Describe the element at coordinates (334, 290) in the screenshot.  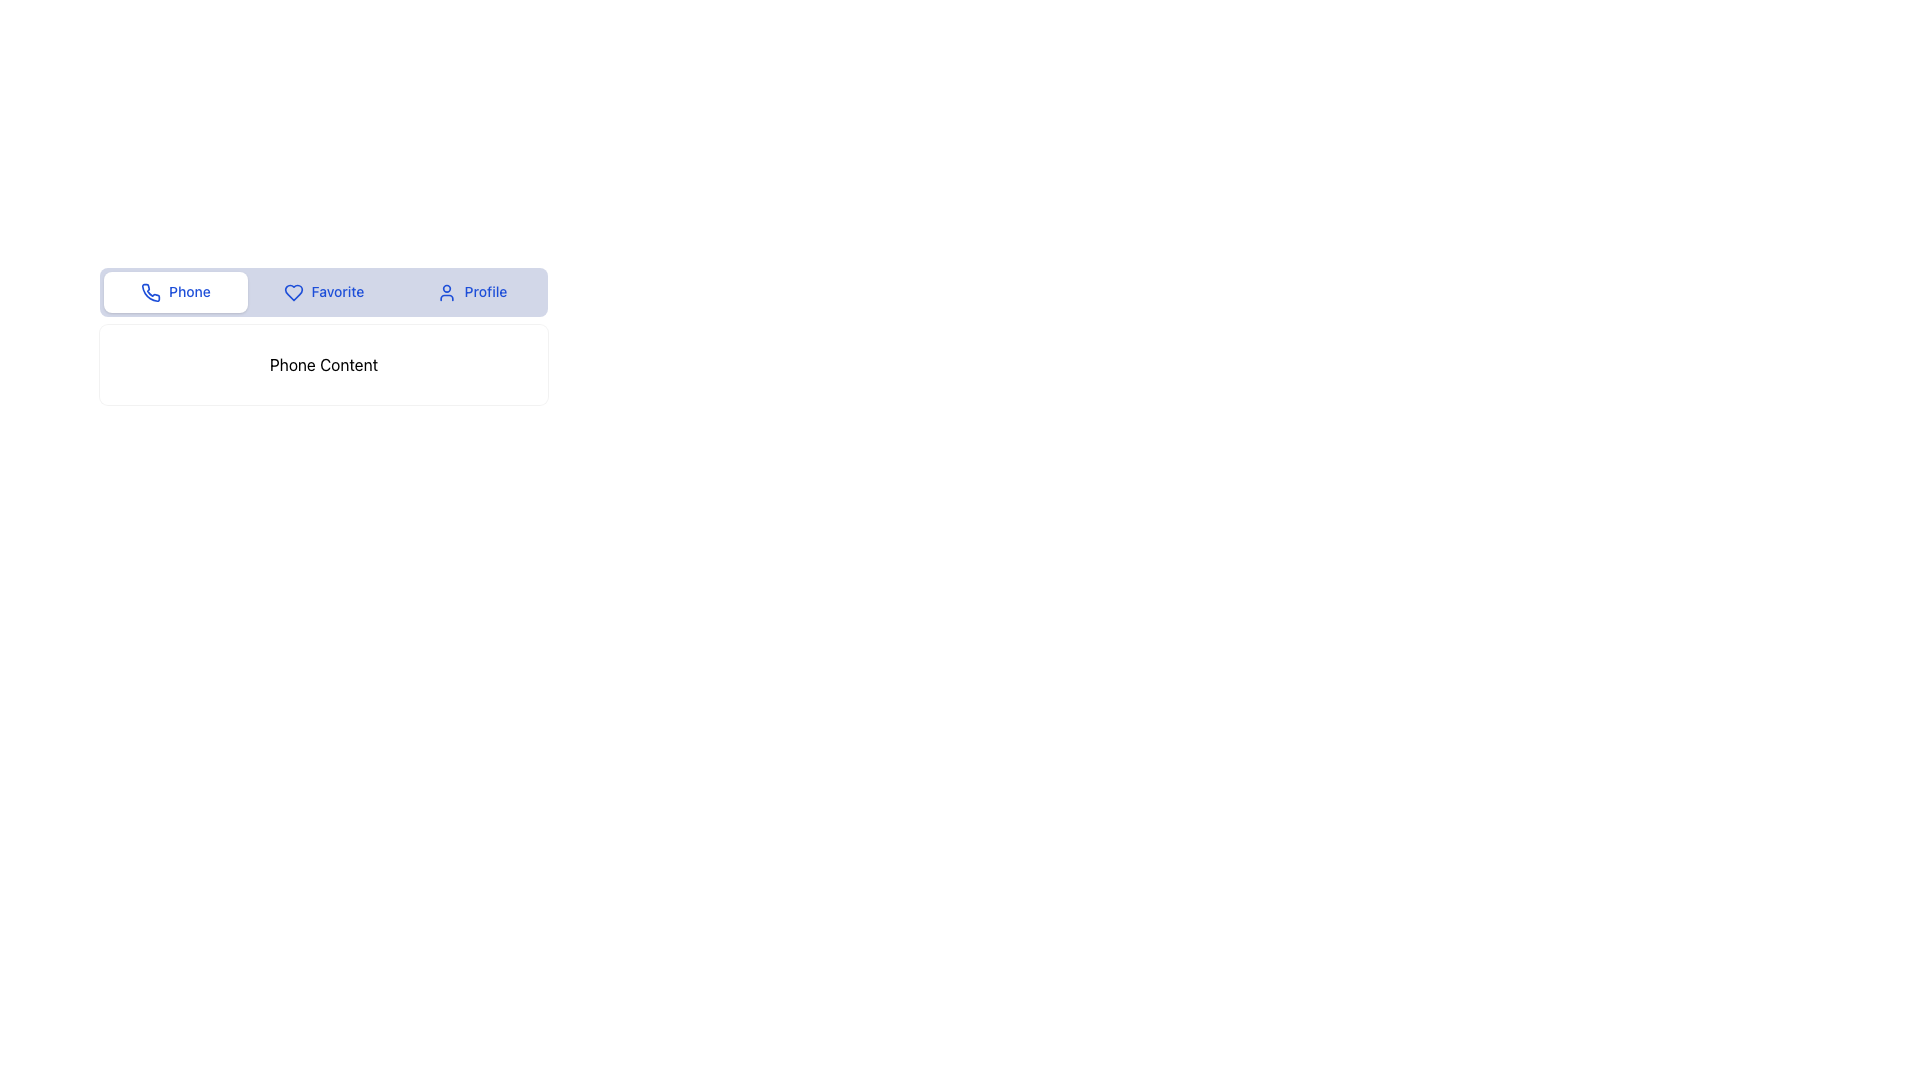
I see `the 'Favorite' tab` at that location.